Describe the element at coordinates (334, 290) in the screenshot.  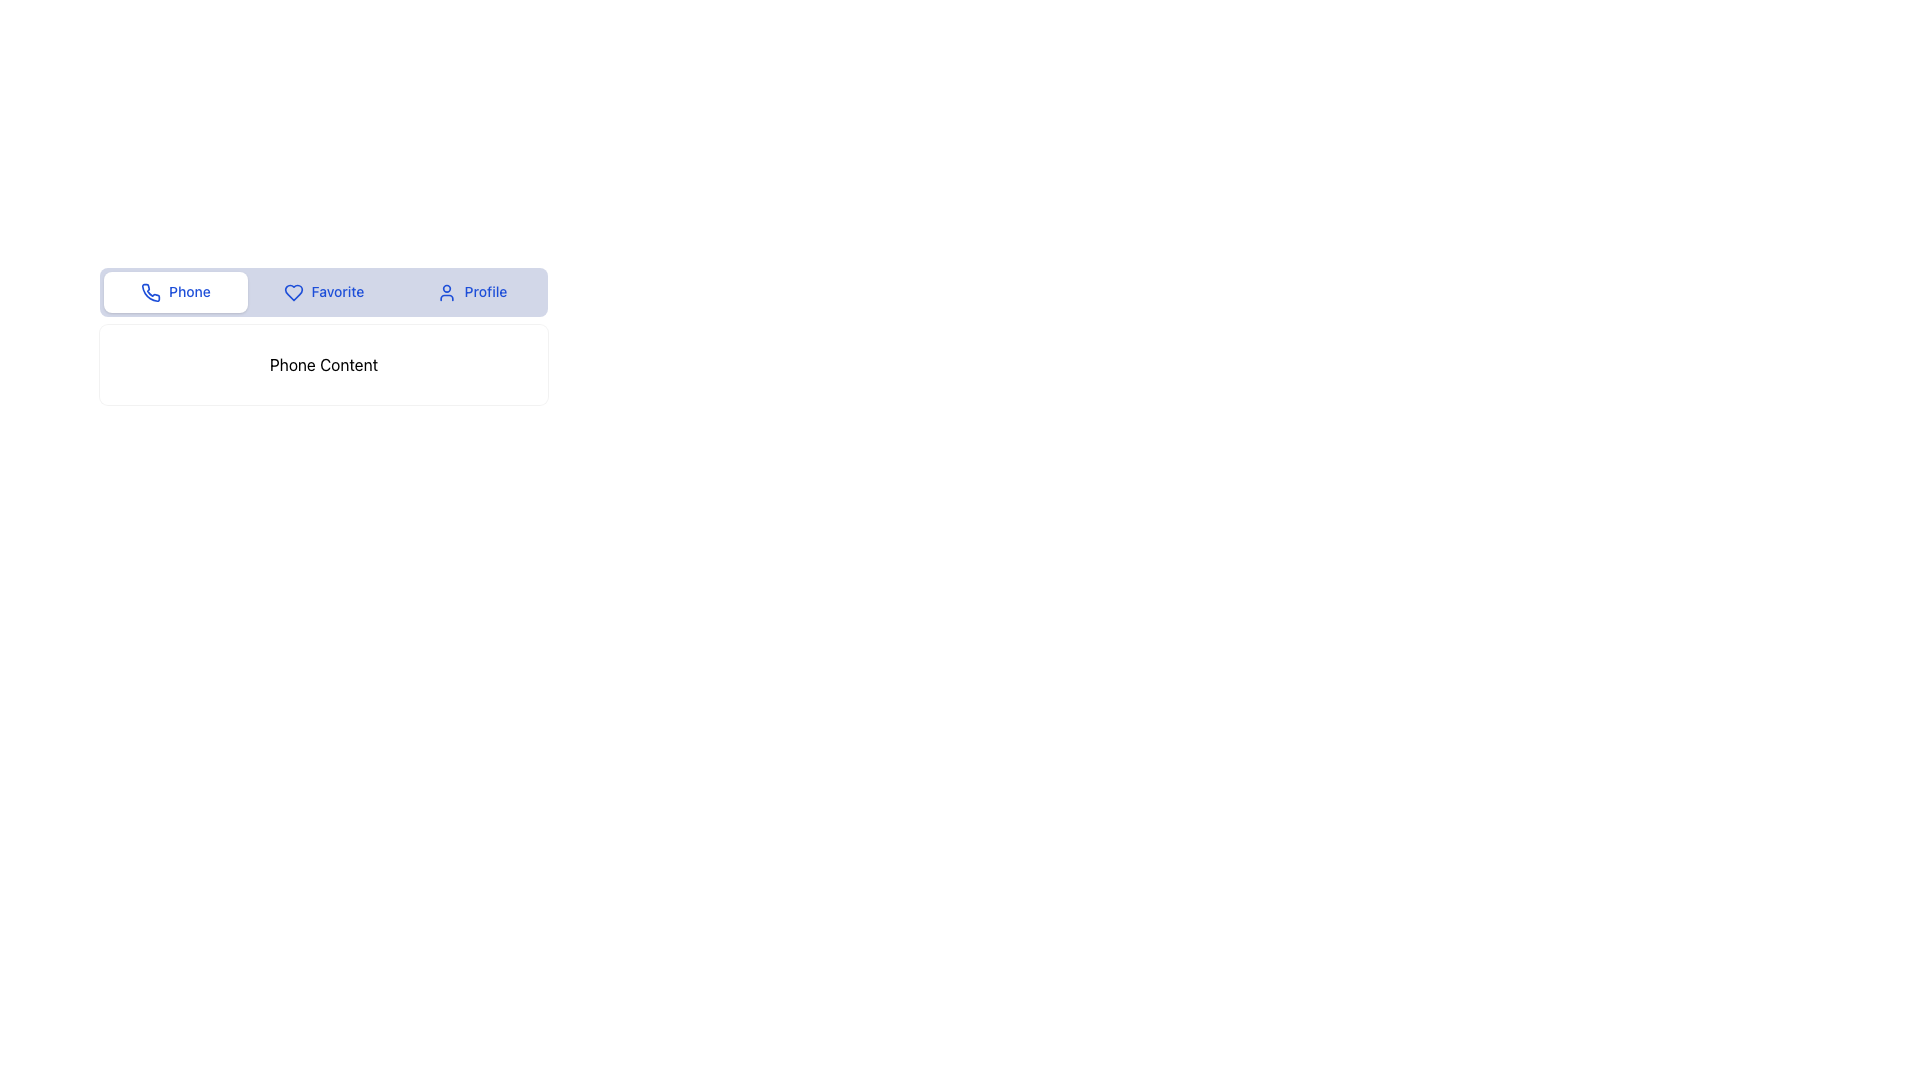
I see `the 'Favorite' tab` at that location.